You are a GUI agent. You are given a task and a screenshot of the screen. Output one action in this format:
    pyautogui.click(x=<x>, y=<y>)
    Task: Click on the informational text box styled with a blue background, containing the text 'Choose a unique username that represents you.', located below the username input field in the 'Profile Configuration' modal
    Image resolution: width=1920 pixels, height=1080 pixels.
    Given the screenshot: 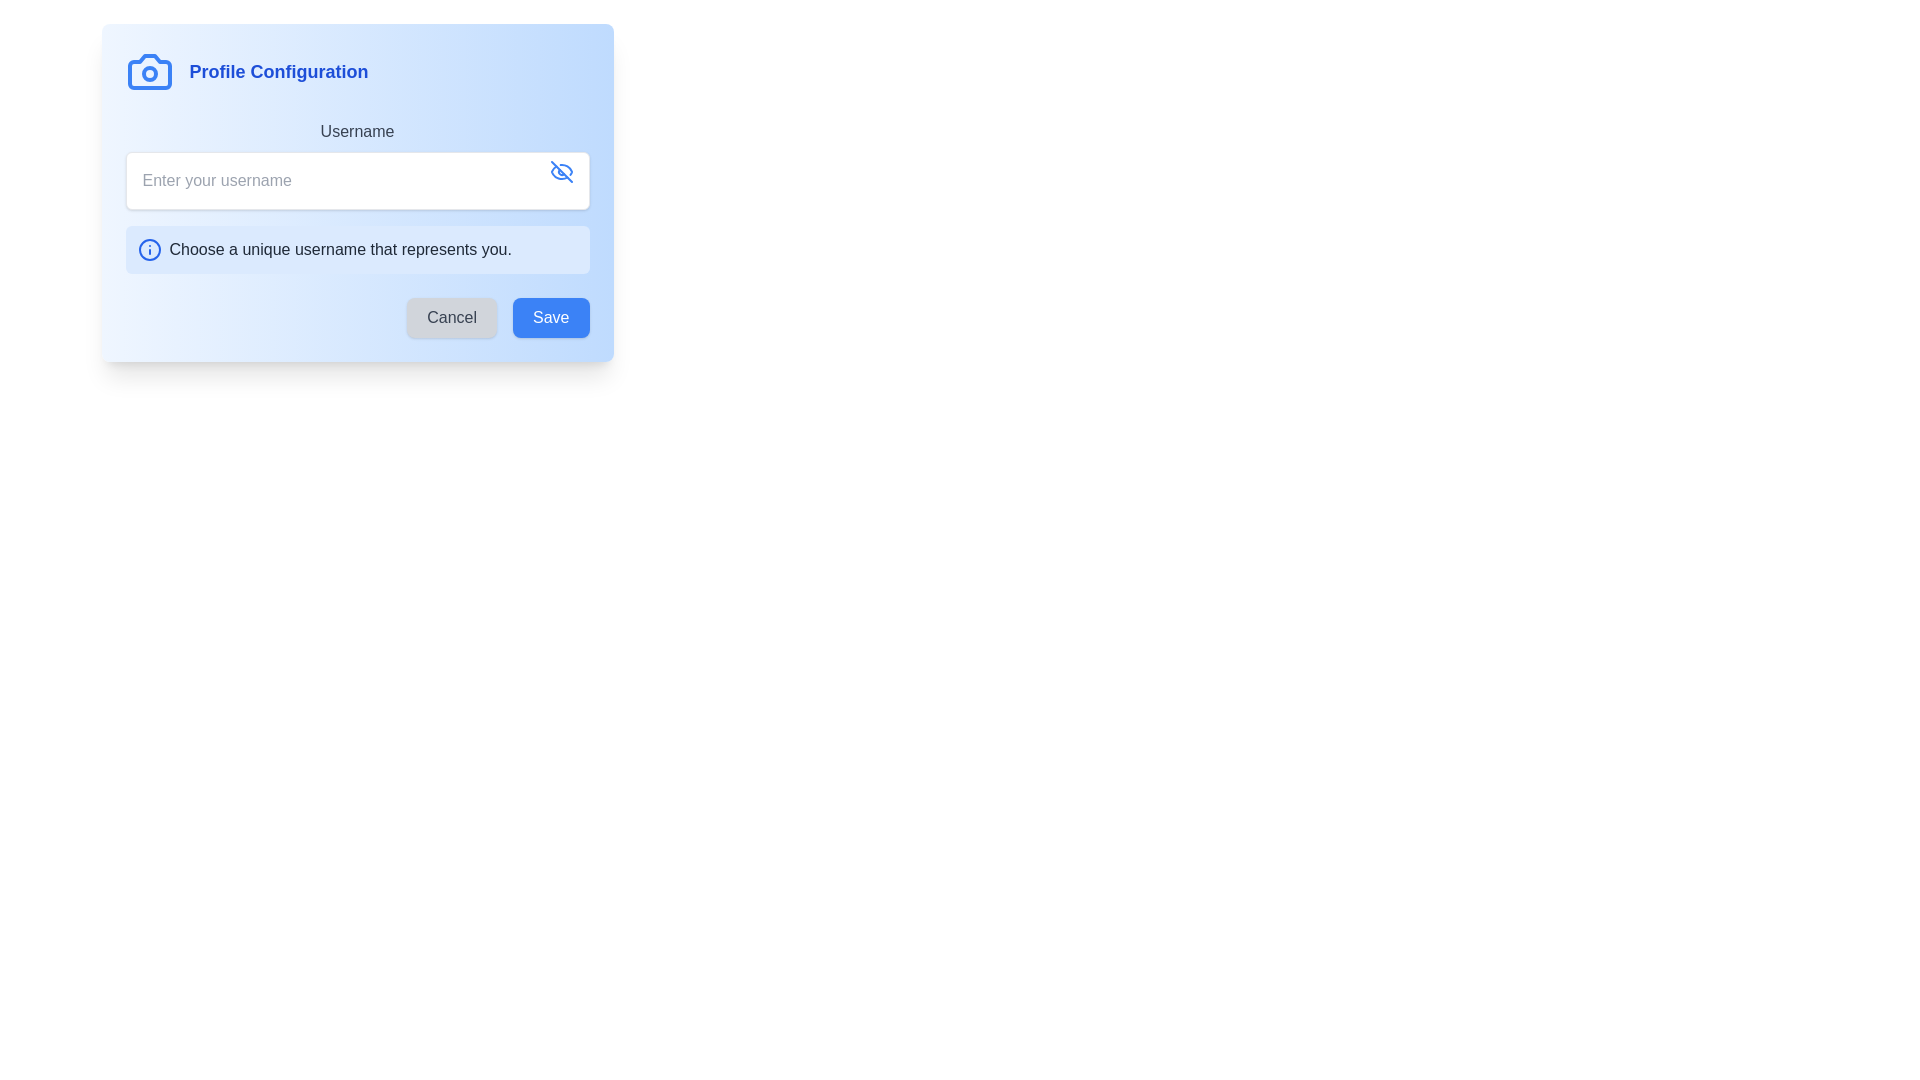 What is the action you would take?
    pyautogui.click(x=357, y=249)
    